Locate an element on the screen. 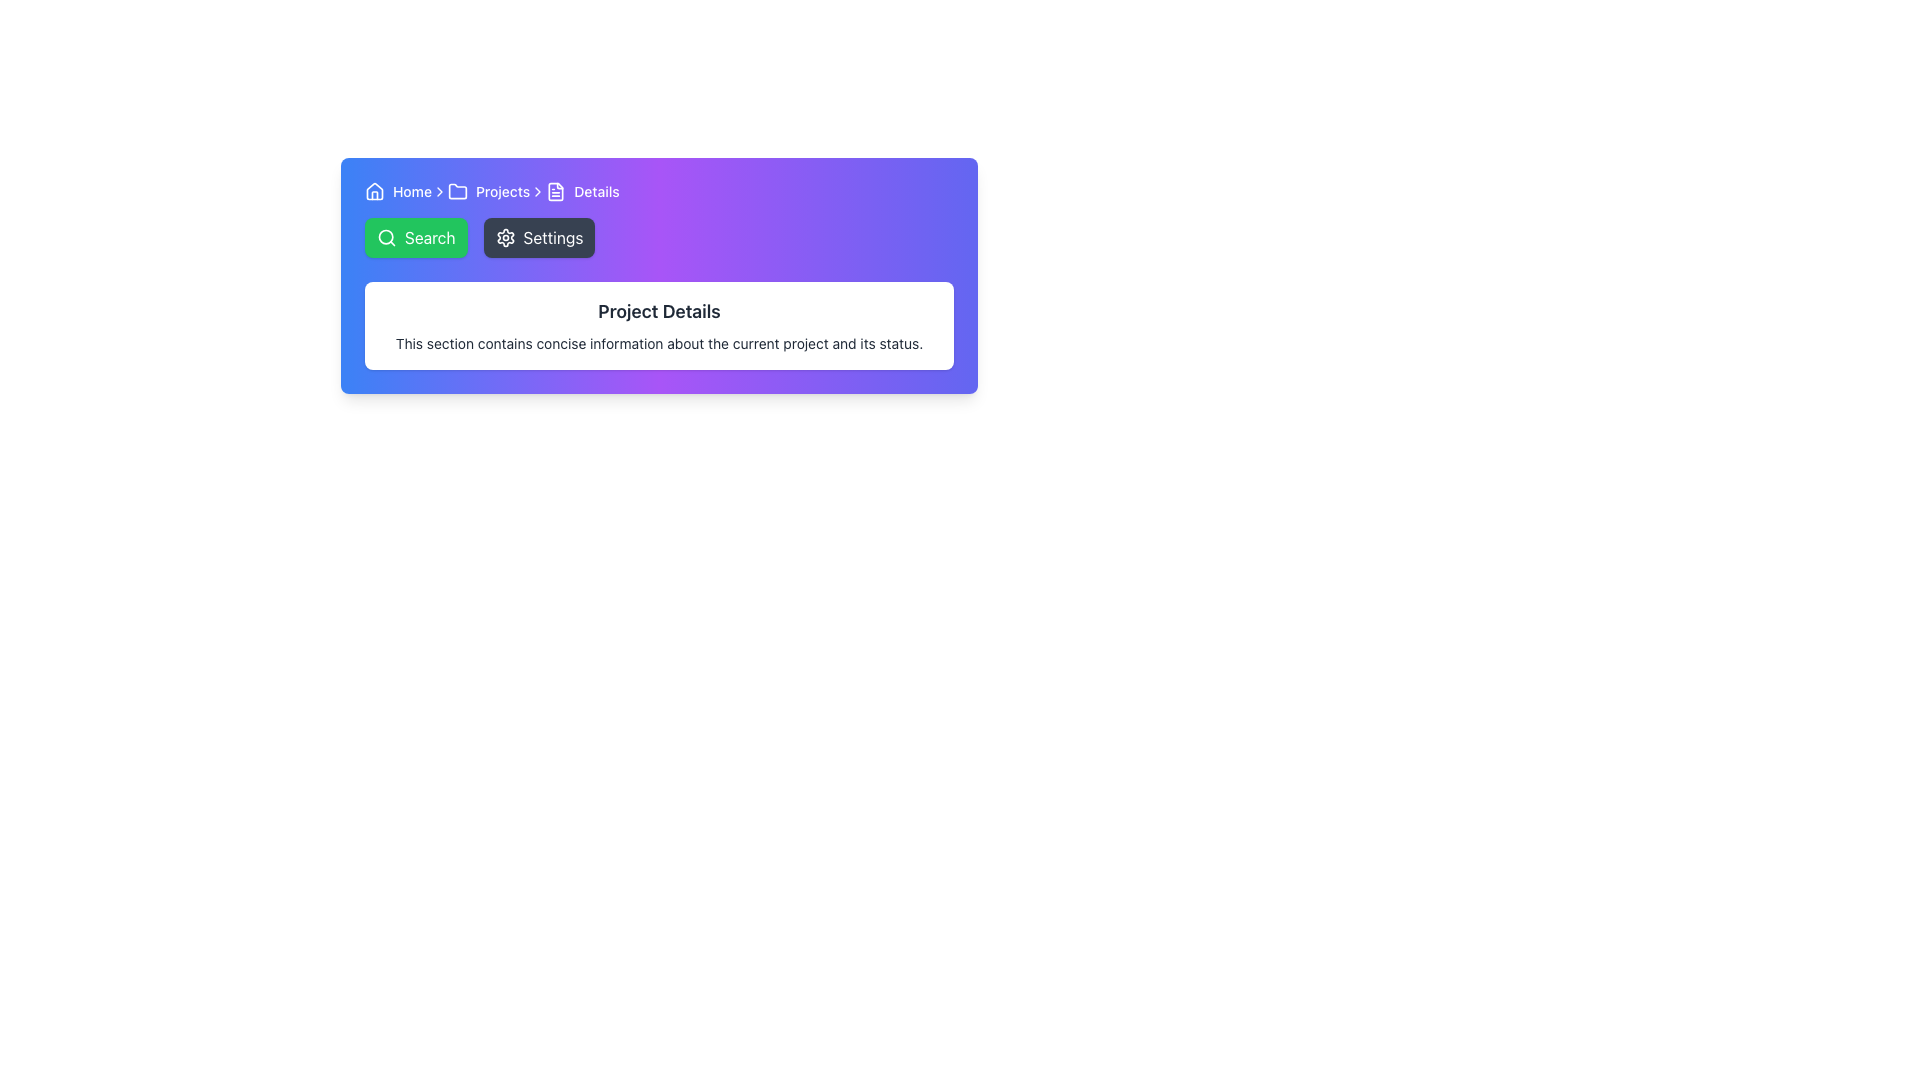 The image size is (1920, 1080). the 'Home' navigational label located in the header of the interface, which is part of a breadcrumb-style navigation and is positioned directly after a house icon is located at coordinates (411, 192).